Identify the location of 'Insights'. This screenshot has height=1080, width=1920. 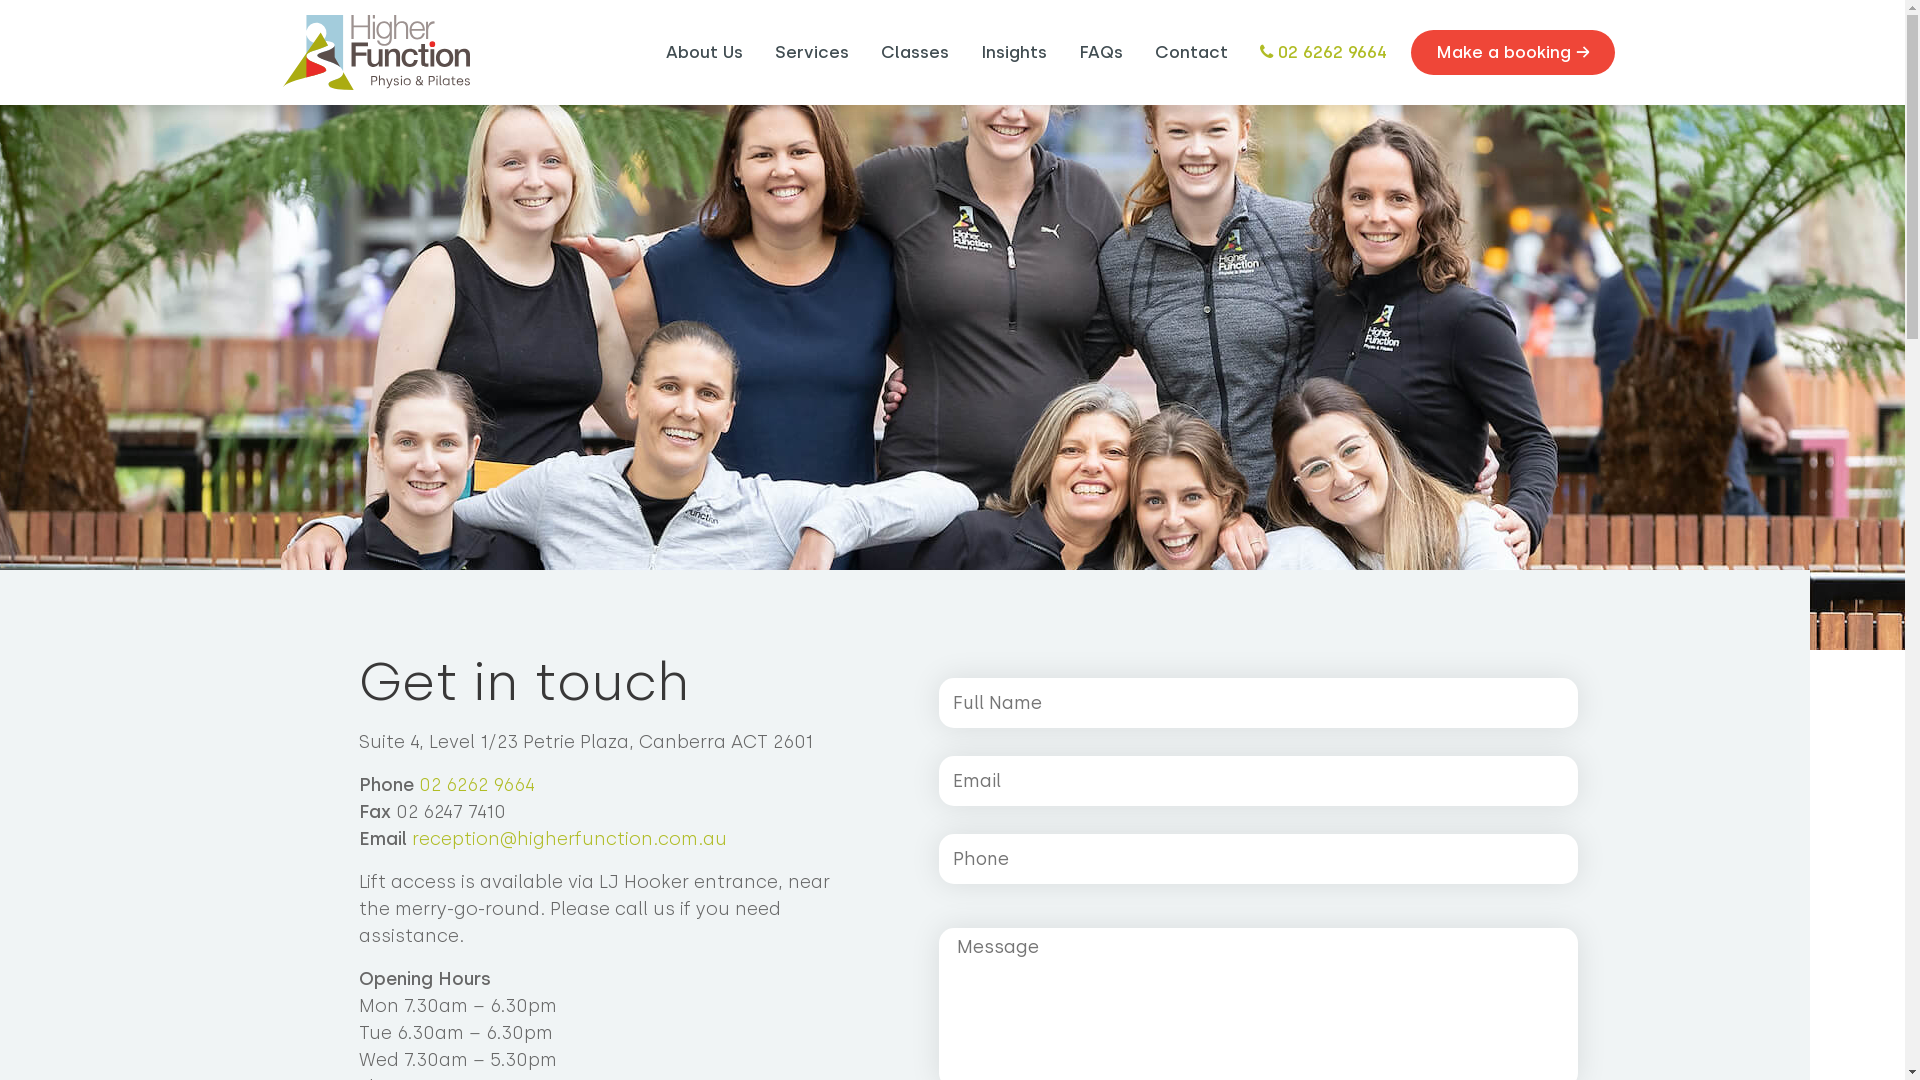
(1012, 52).